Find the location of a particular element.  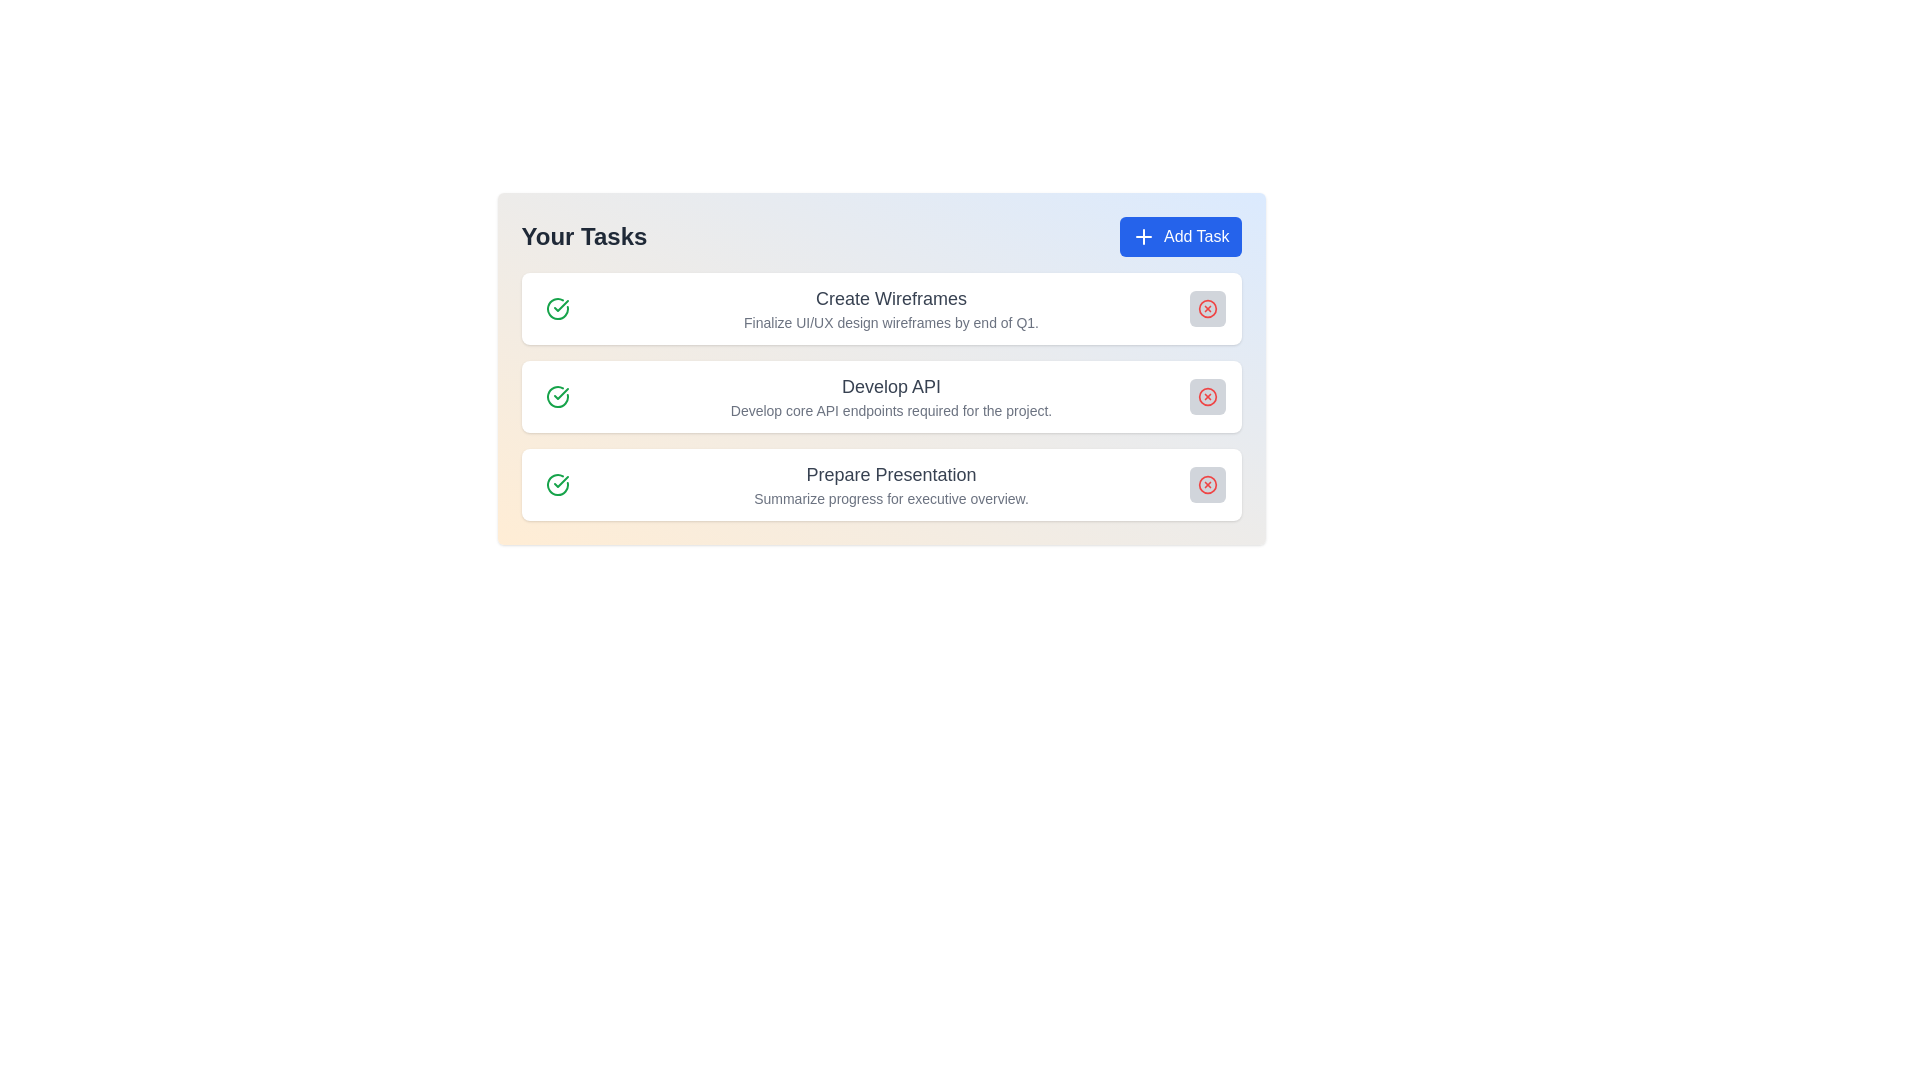

the green checkmark in the 'Prepare Presentation' task card to mark it as completed is located at coordinates (880, 485).